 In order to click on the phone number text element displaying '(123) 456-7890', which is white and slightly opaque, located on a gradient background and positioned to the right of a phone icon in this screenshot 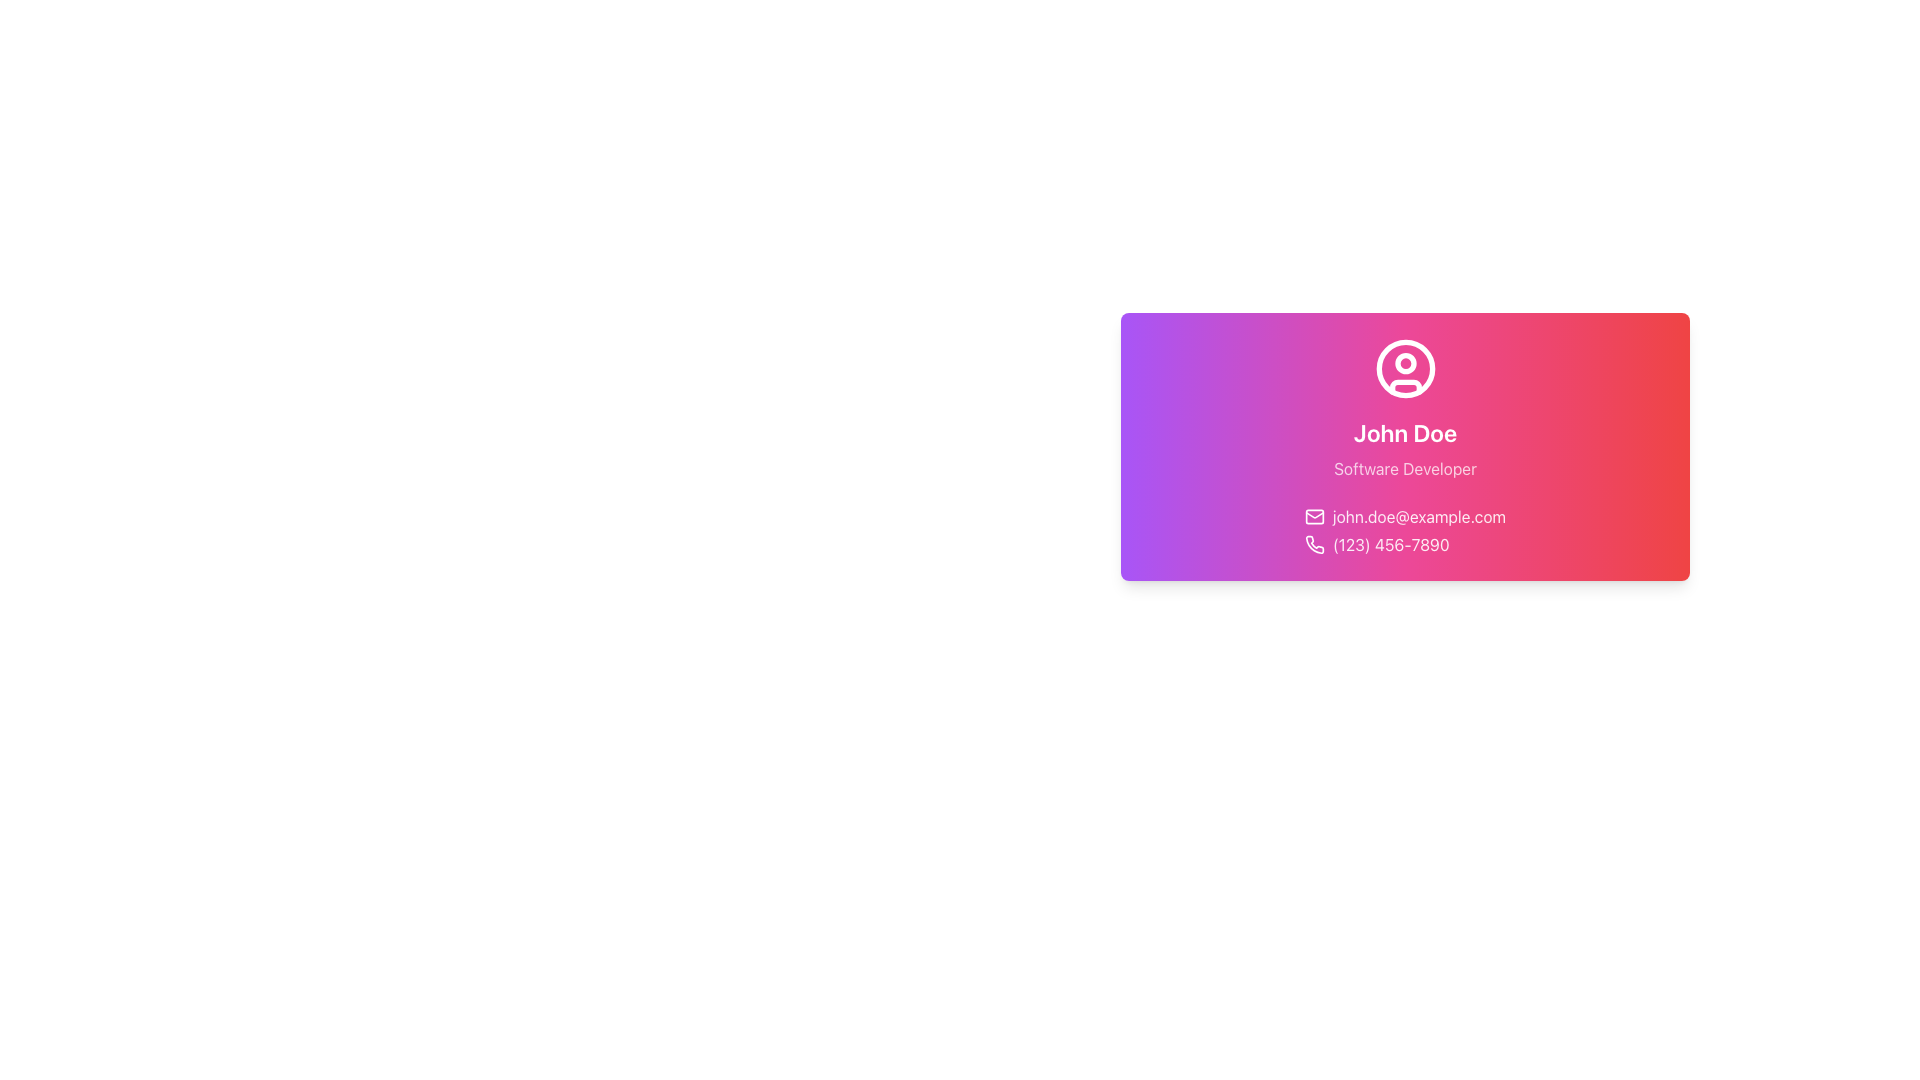, I will do `click(1390, 544)`.